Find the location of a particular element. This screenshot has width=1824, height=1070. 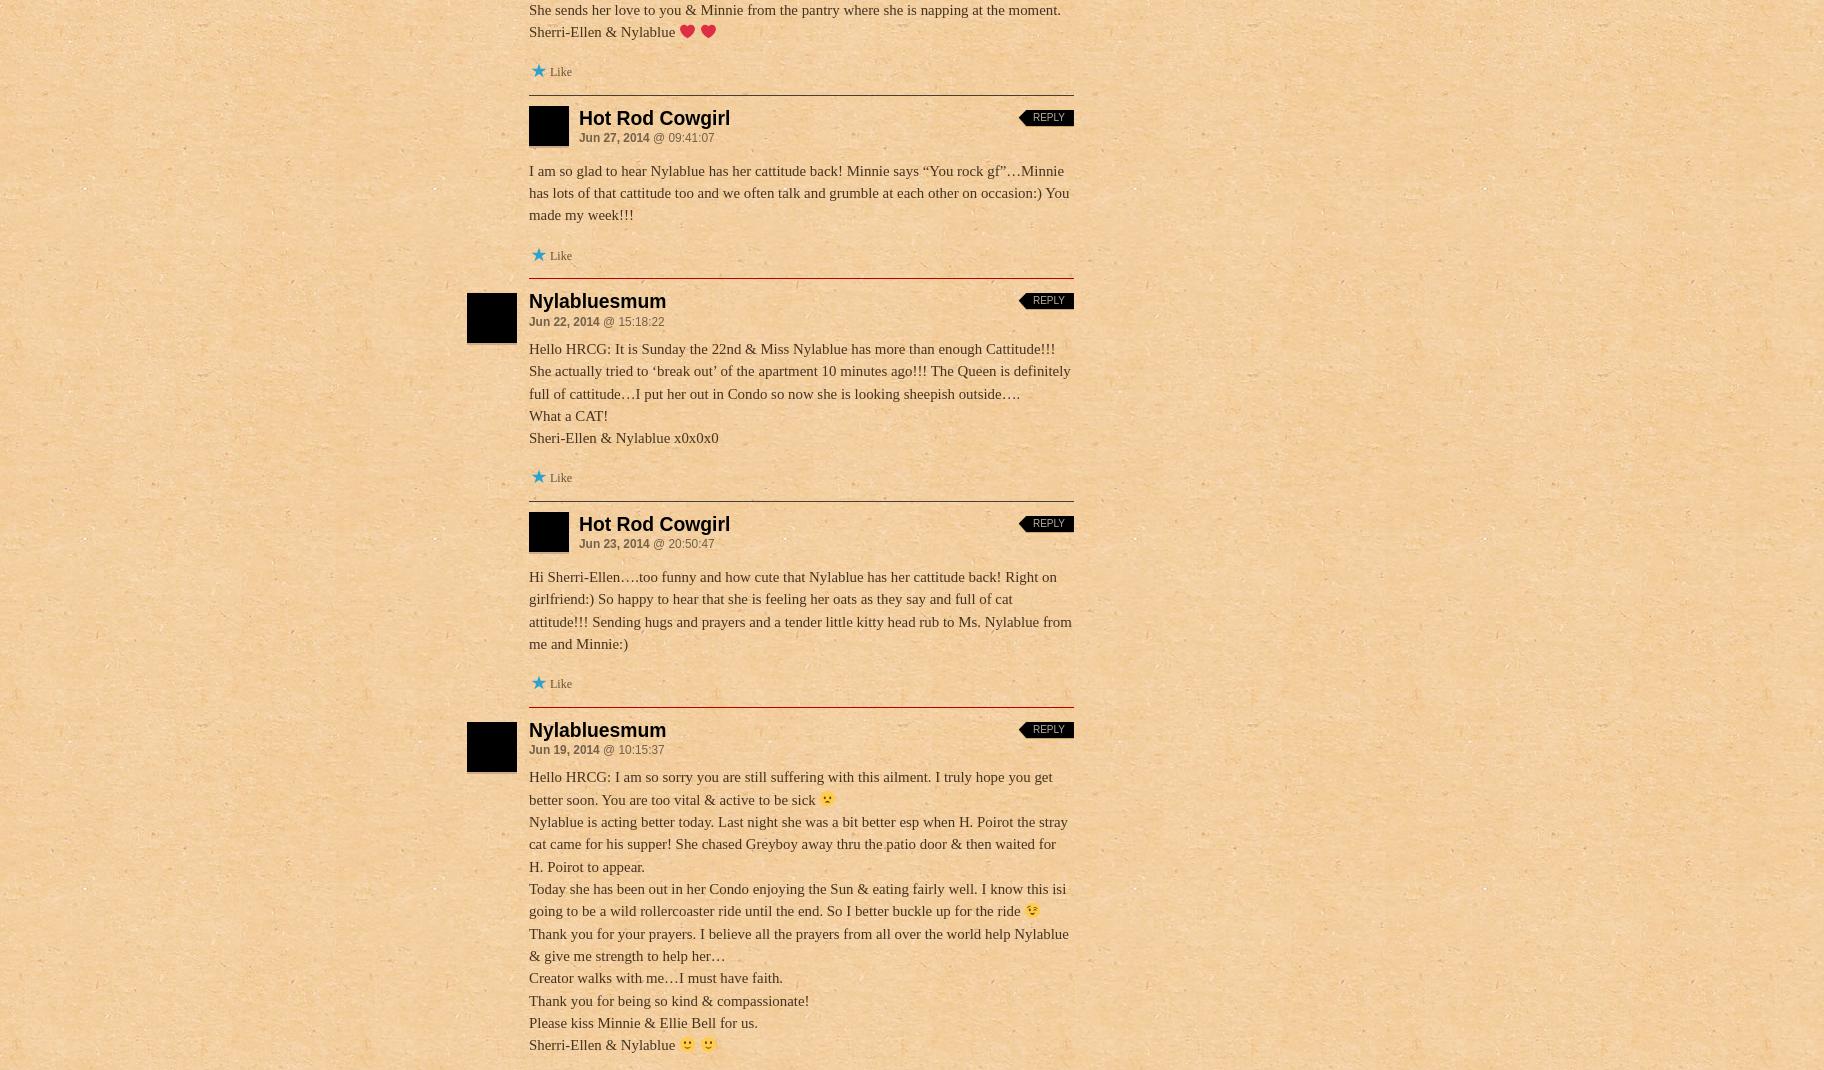

'Sheri-Ellen & Nylablue x0x0x0' is located at coordinates (622, 436).